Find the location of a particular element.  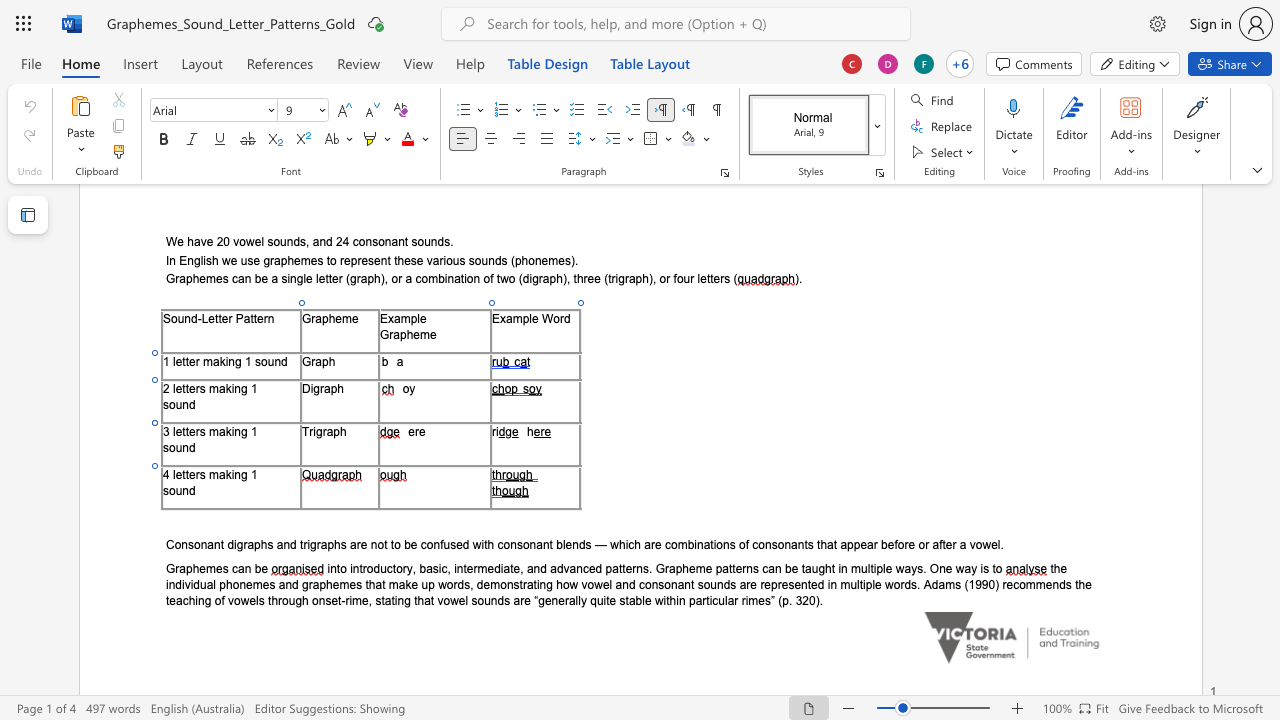

the space between the continuous character "u" and "n" in the text is located at coordinates (182, 490).